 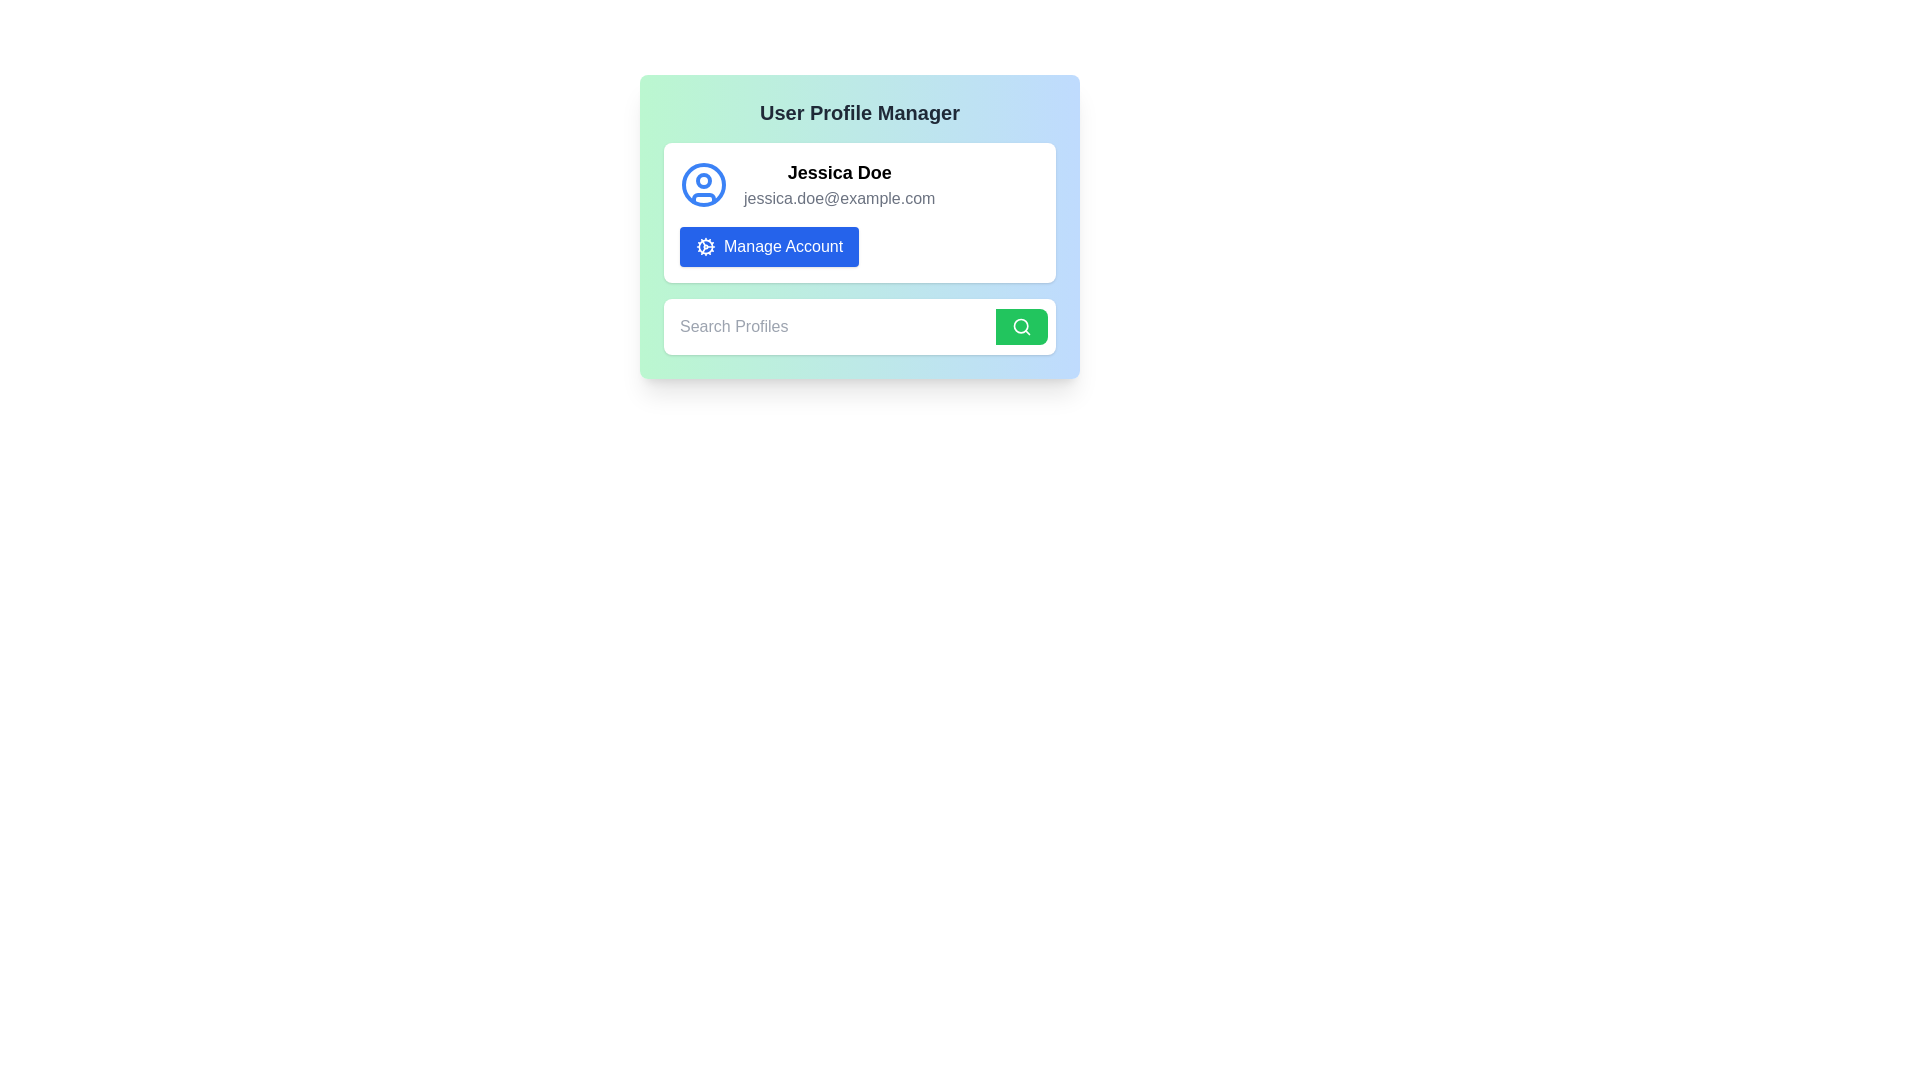 I want to click on the settings icon located to the left of the 'Manage Account' text within the blue button, so click(x=705, y=245).